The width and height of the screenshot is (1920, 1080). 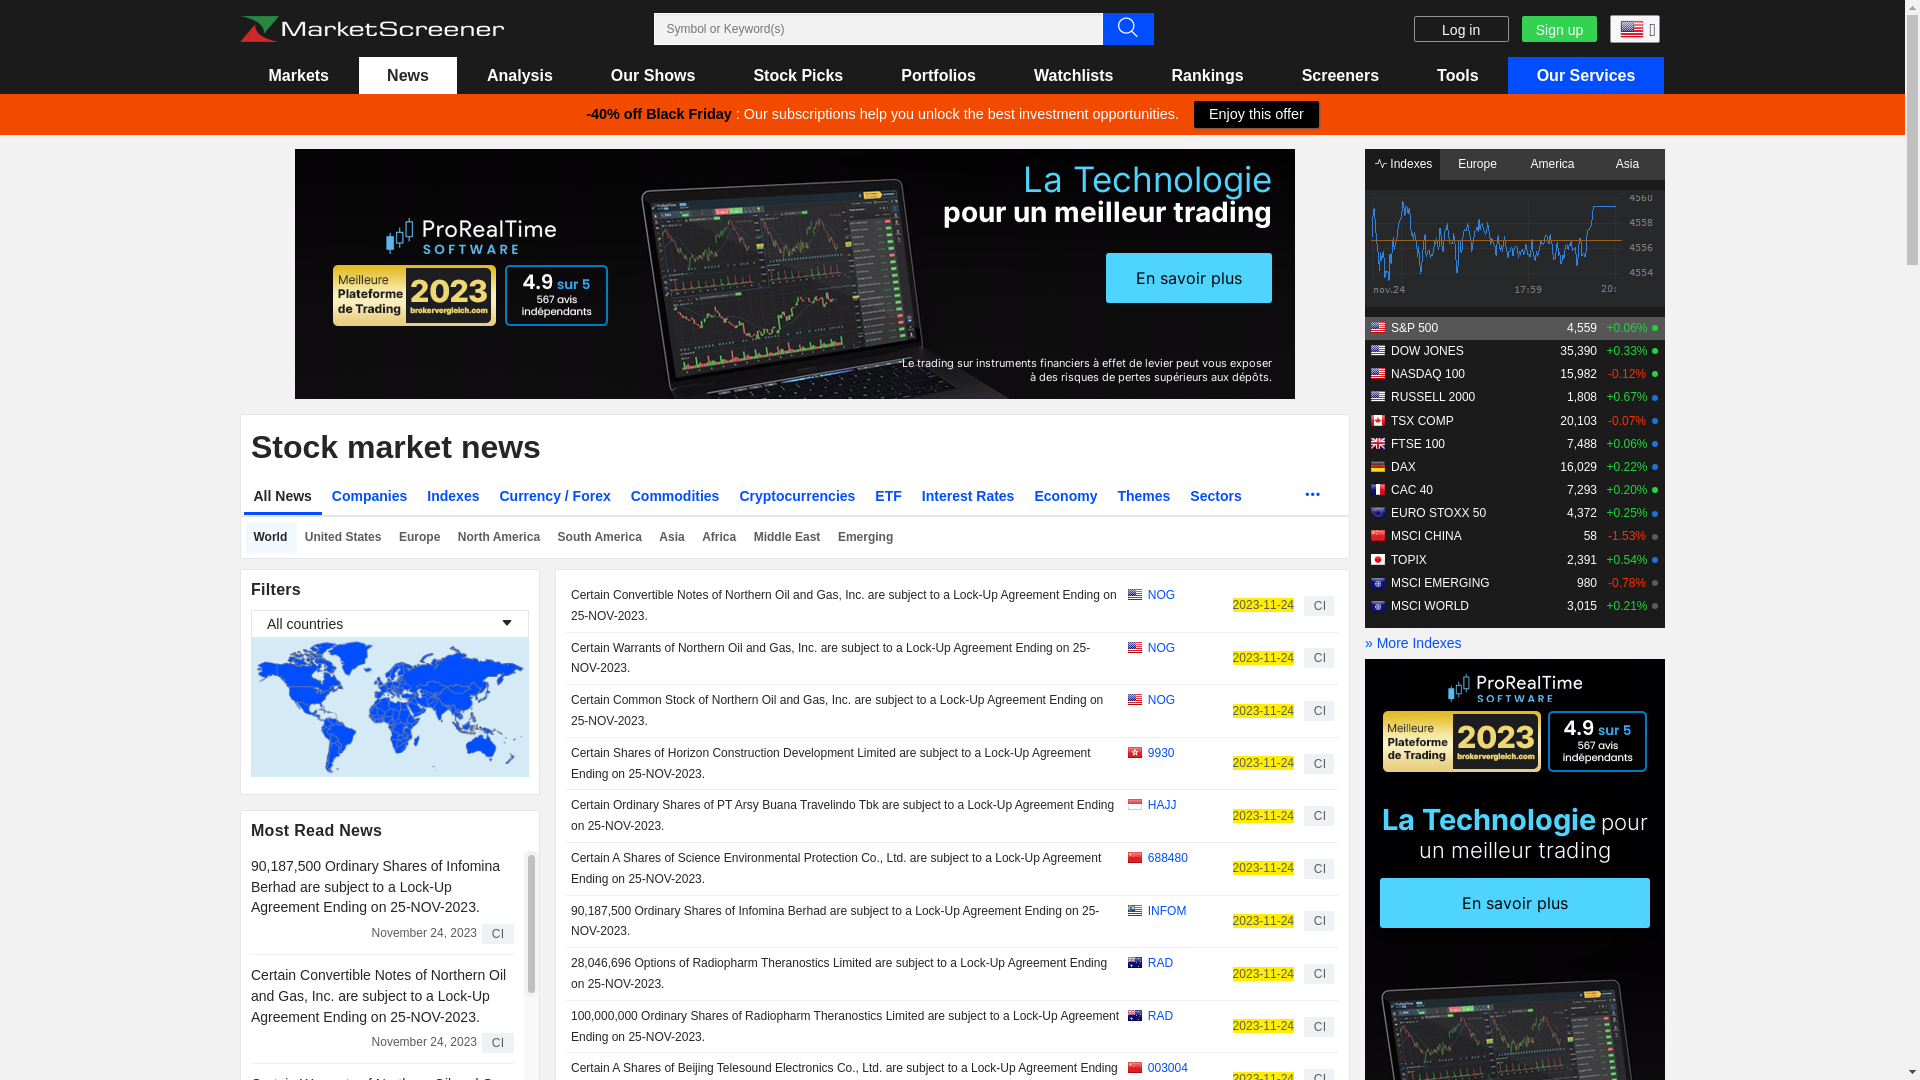 What do you see at coordinates (1206, 74) in the screenshot?
I see `'Rankings'` at bounding box center [1206, 74].